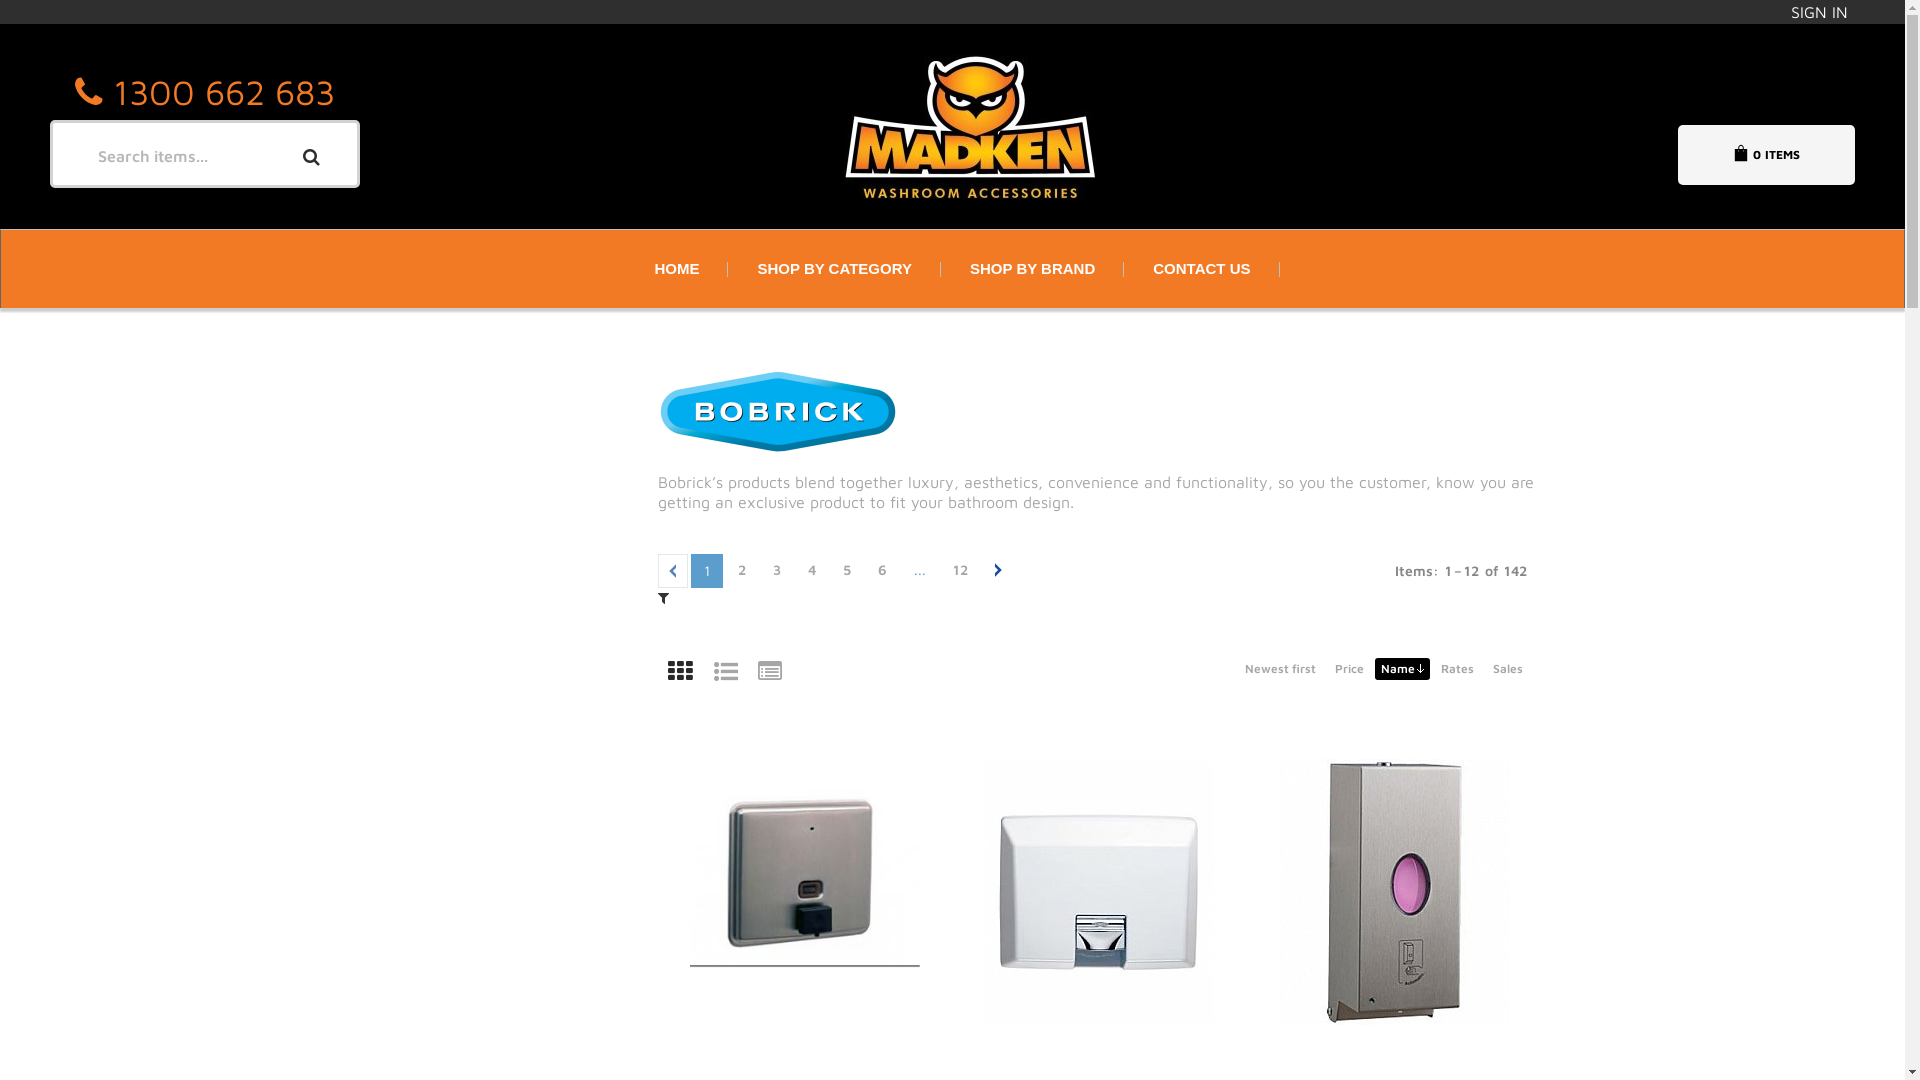 The width and height of the screenshot is (1920, 1080). I want to click on 'SHOP BY BRAND', so click(1032, 268).